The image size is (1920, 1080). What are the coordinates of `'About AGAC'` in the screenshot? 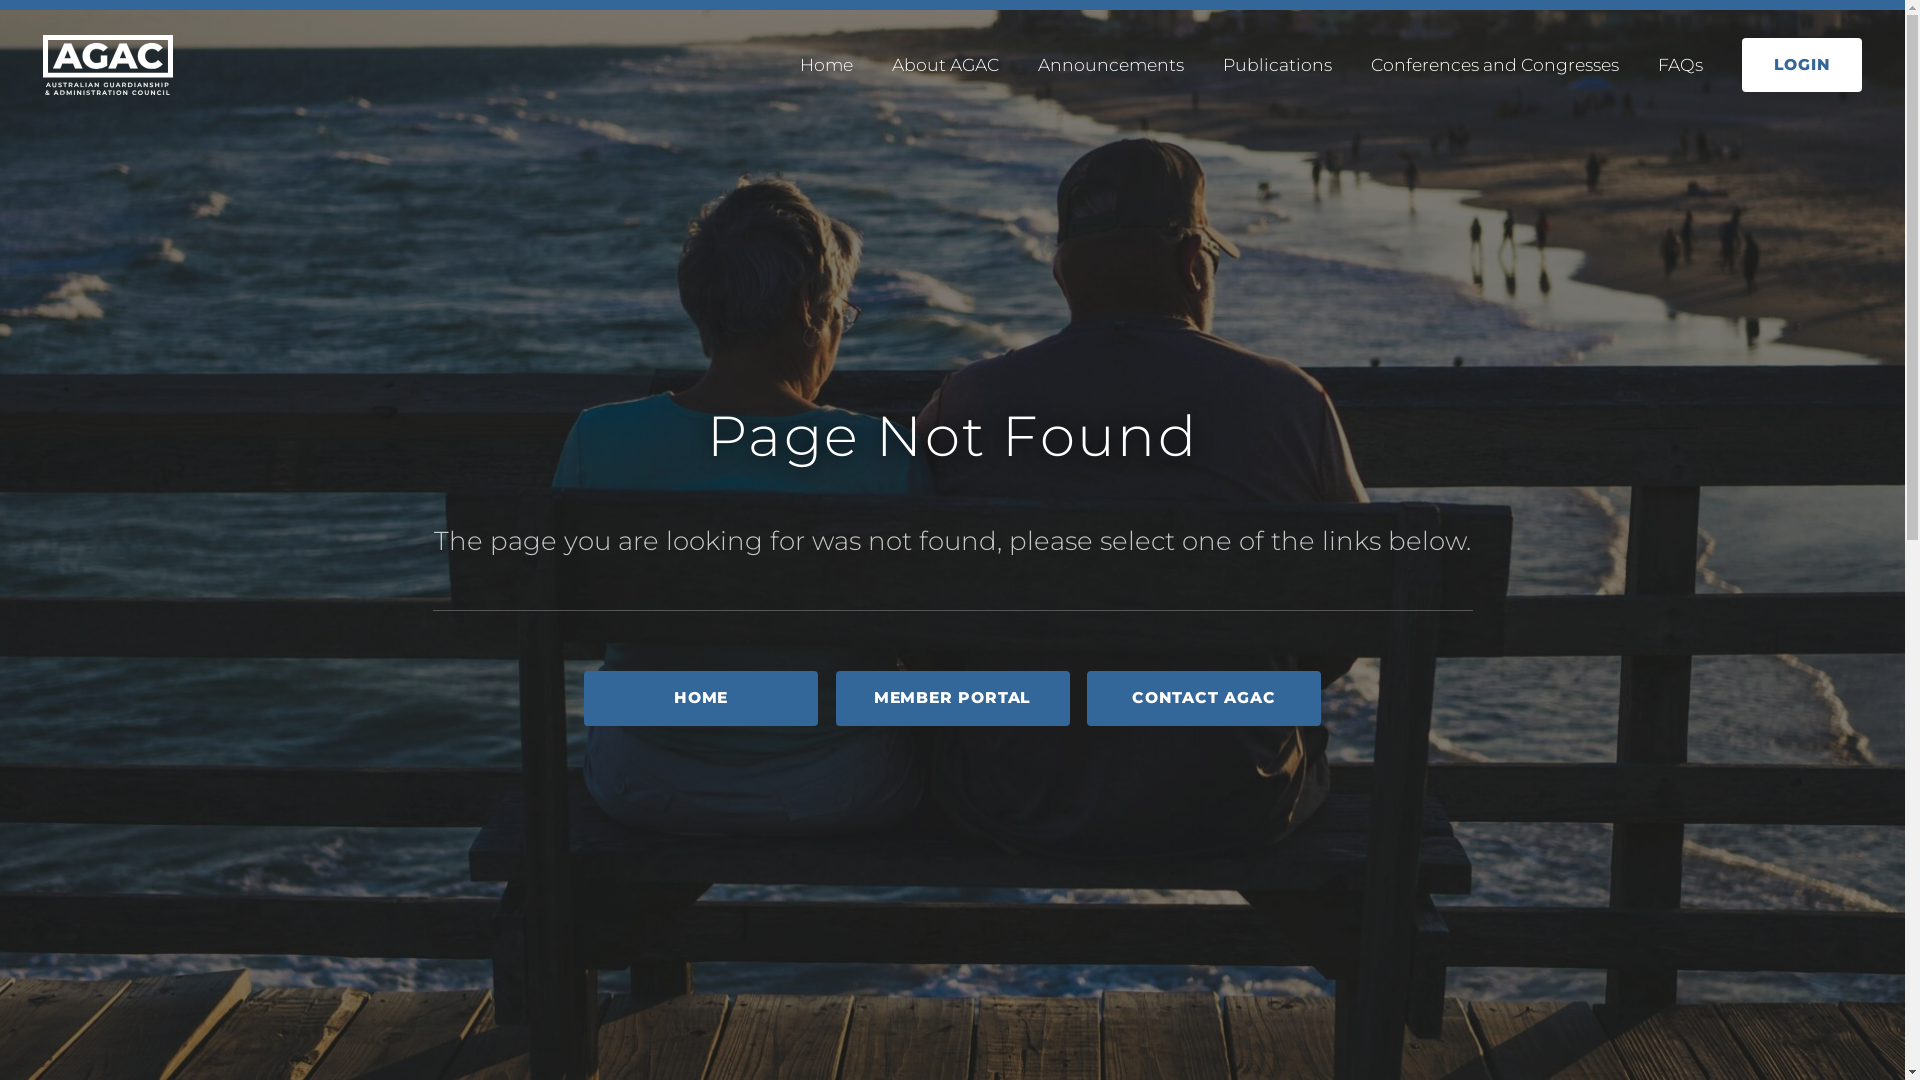 It's located at (944, 63).